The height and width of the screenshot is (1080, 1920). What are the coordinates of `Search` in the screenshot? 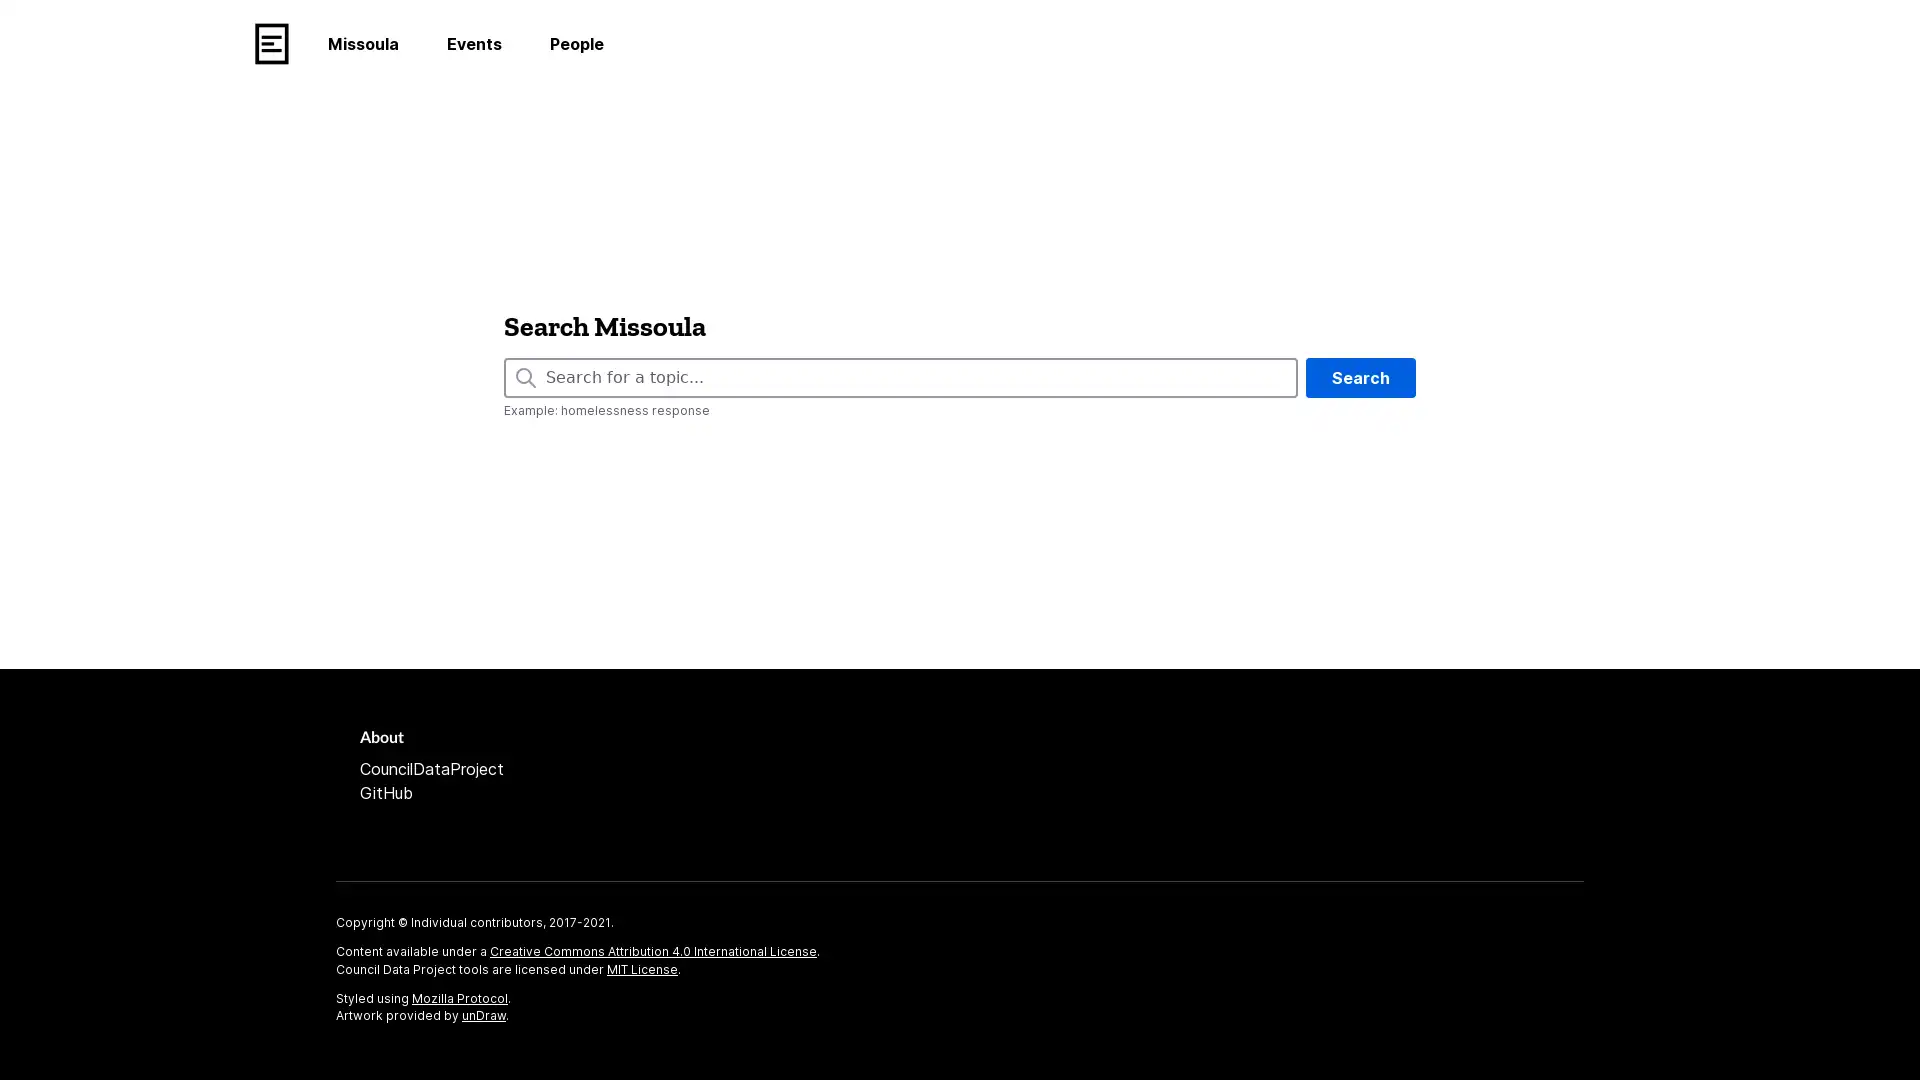 It's located at (1360, 378).